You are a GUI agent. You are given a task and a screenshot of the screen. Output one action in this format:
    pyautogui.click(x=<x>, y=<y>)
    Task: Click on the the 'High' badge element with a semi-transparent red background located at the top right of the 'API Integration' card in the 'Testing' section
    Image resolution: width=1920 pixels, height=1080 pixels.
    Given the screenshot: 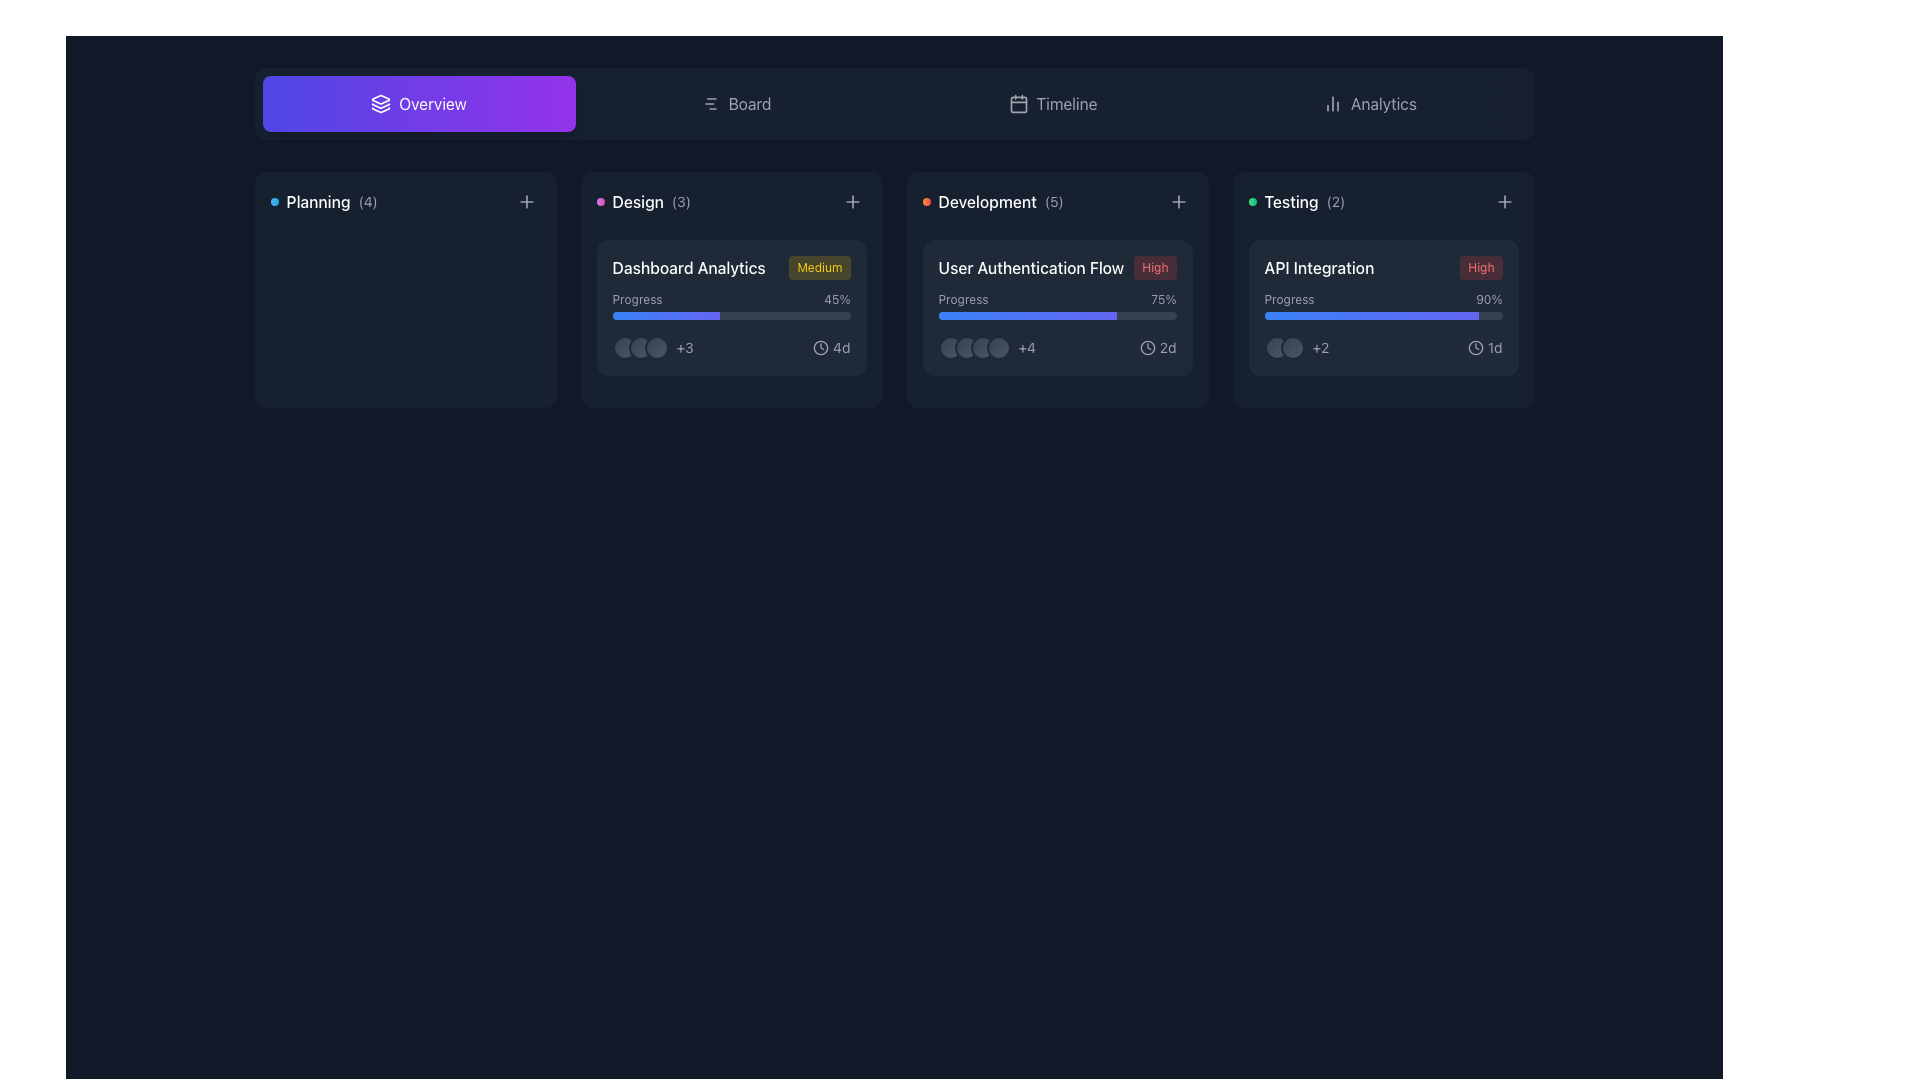 What is the action you would take?
    pyautogui.click(x=1481, y=266)
    